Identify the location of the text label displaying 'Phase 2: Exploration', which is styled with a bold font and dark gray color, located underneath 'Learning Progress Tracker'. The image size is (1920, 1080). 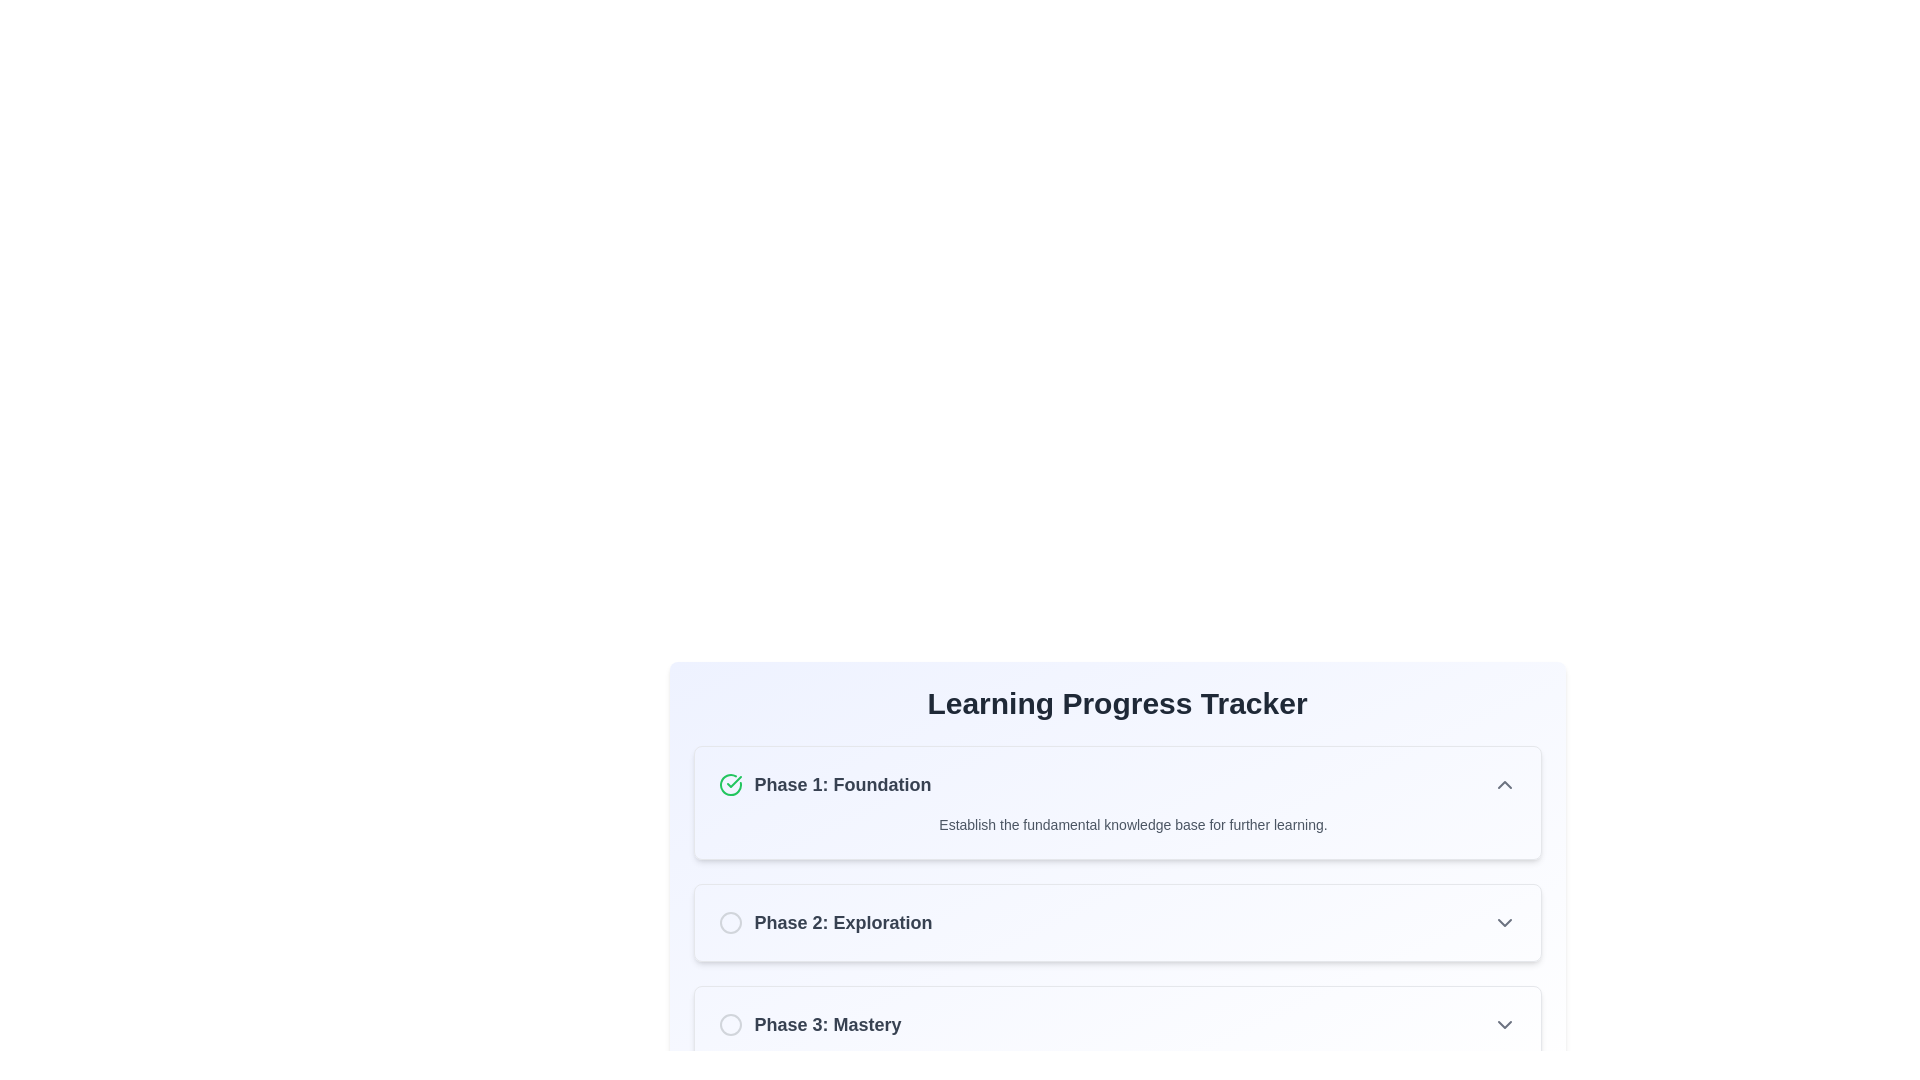
(843, 922).